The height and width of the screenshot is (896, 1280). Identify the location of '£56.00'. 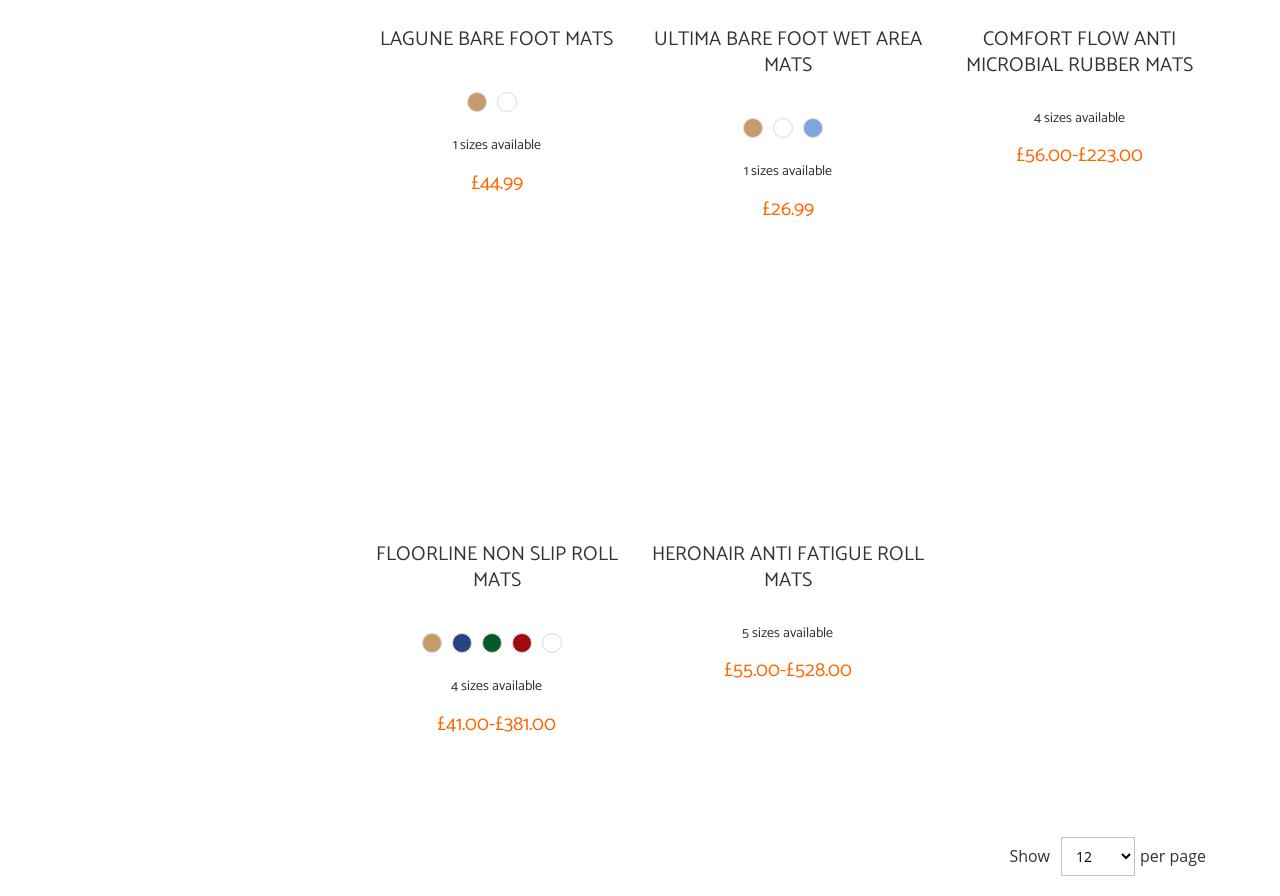
(1041, 155).